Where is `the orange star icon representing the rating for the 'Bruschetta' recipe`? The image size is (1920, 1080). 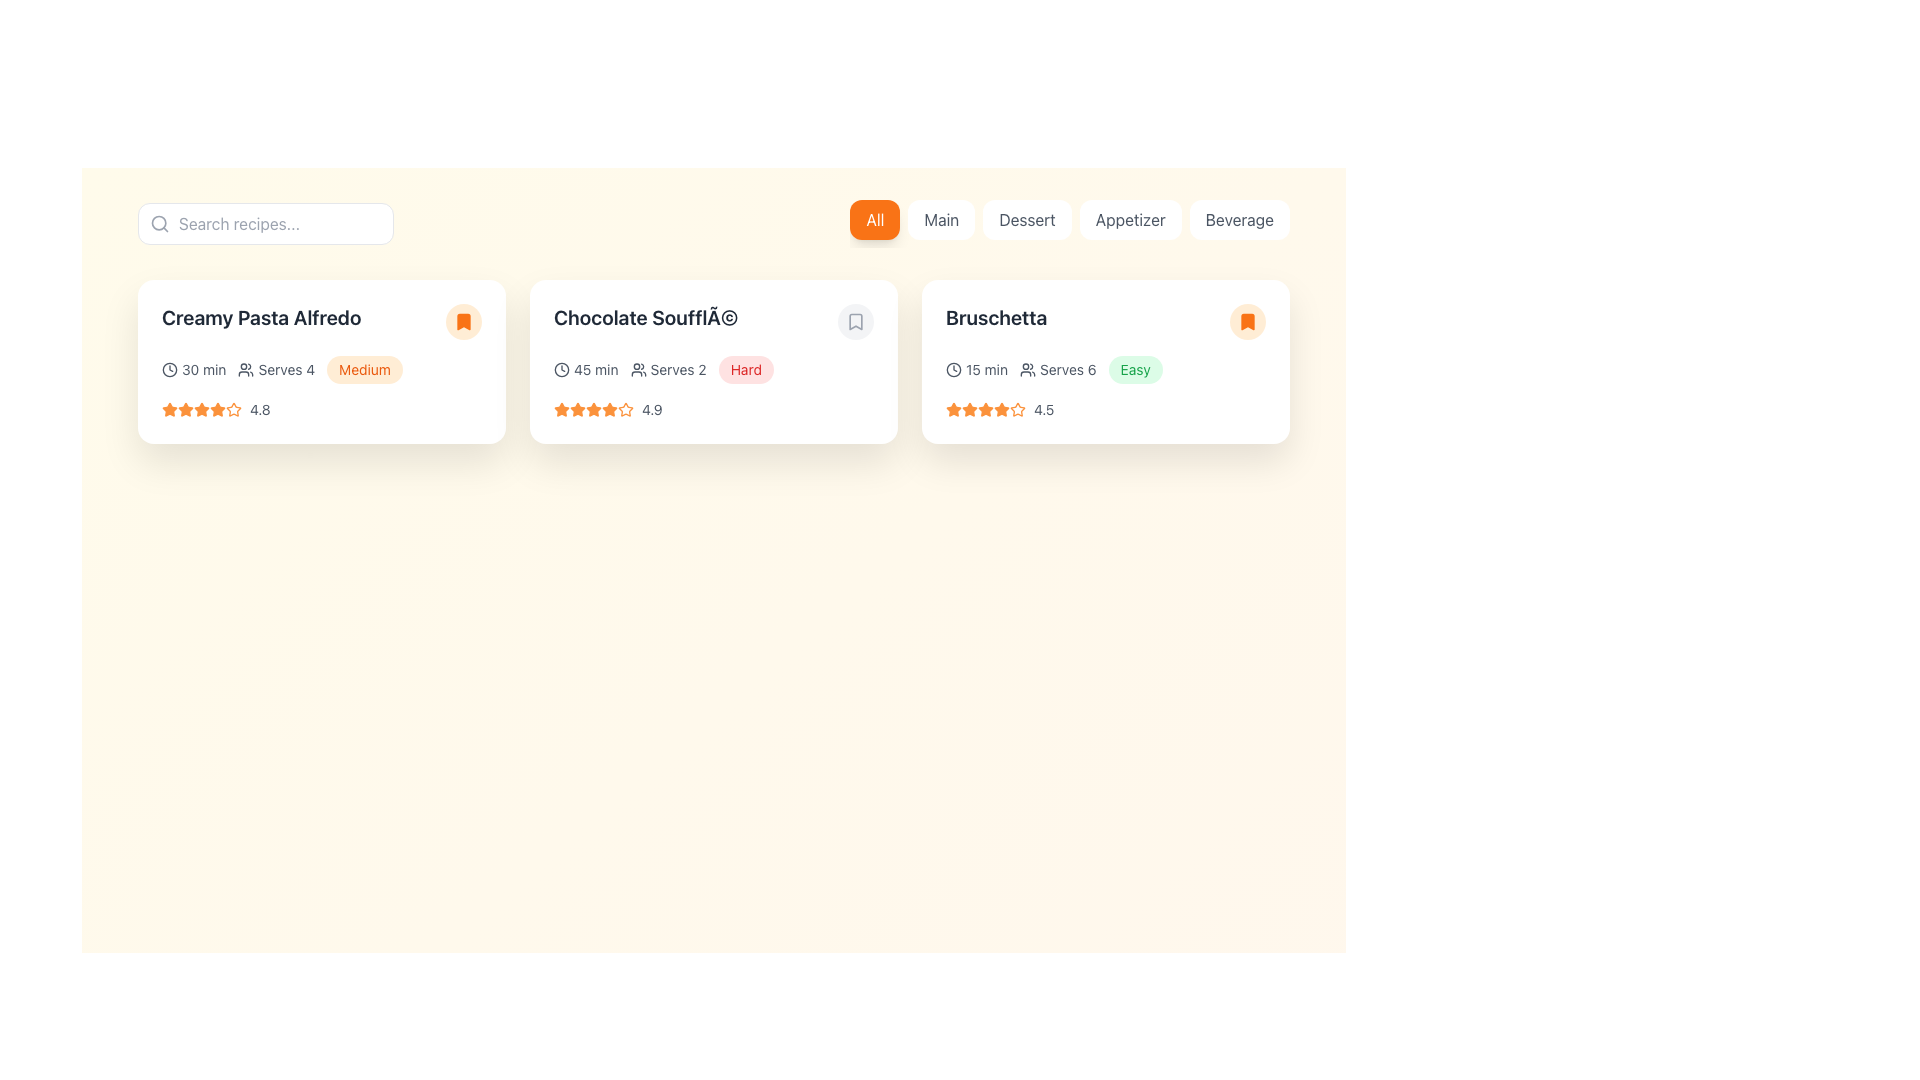
the orange star icon representing the rating for the 'Bruschetta' recipe is located at coordinates (1017, 408).